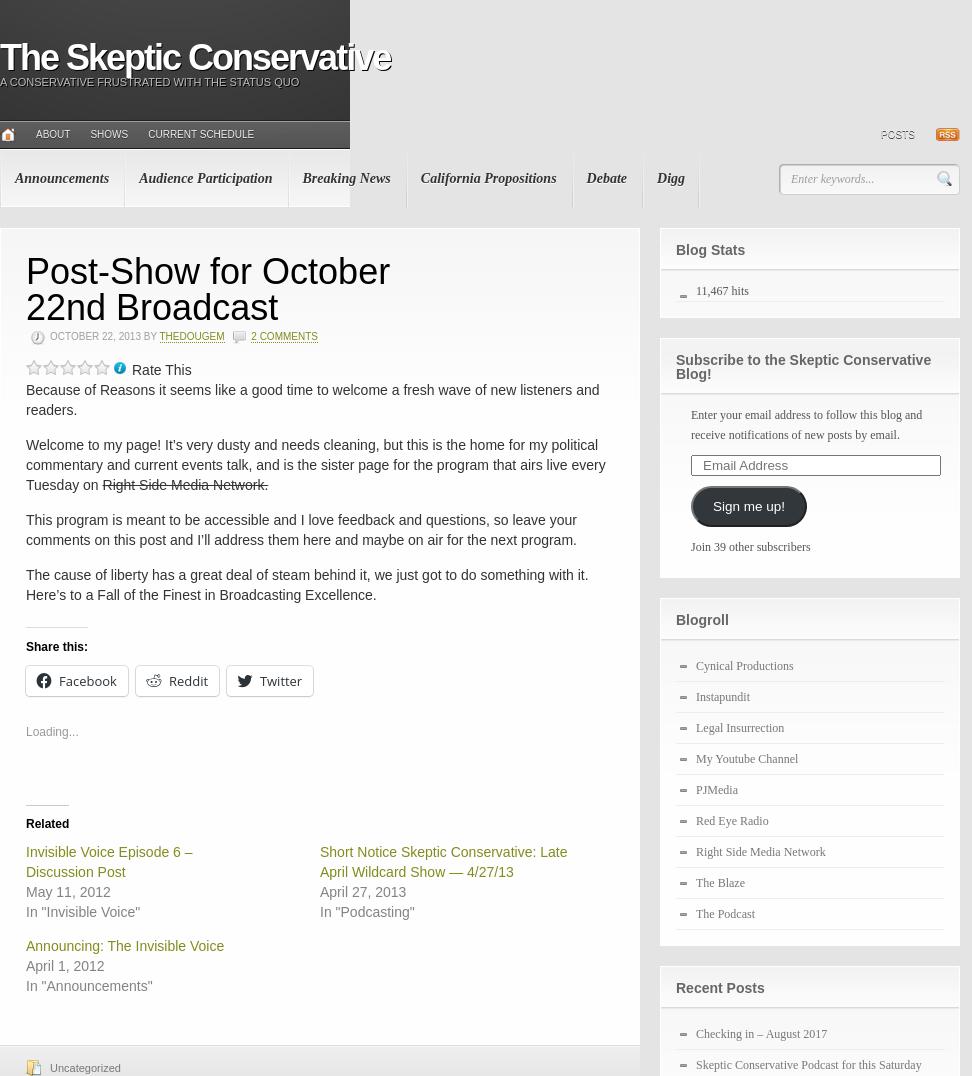  Describe the element at coordinates (186, 681) in the screenshot. I see `'Reddit'` at that location.